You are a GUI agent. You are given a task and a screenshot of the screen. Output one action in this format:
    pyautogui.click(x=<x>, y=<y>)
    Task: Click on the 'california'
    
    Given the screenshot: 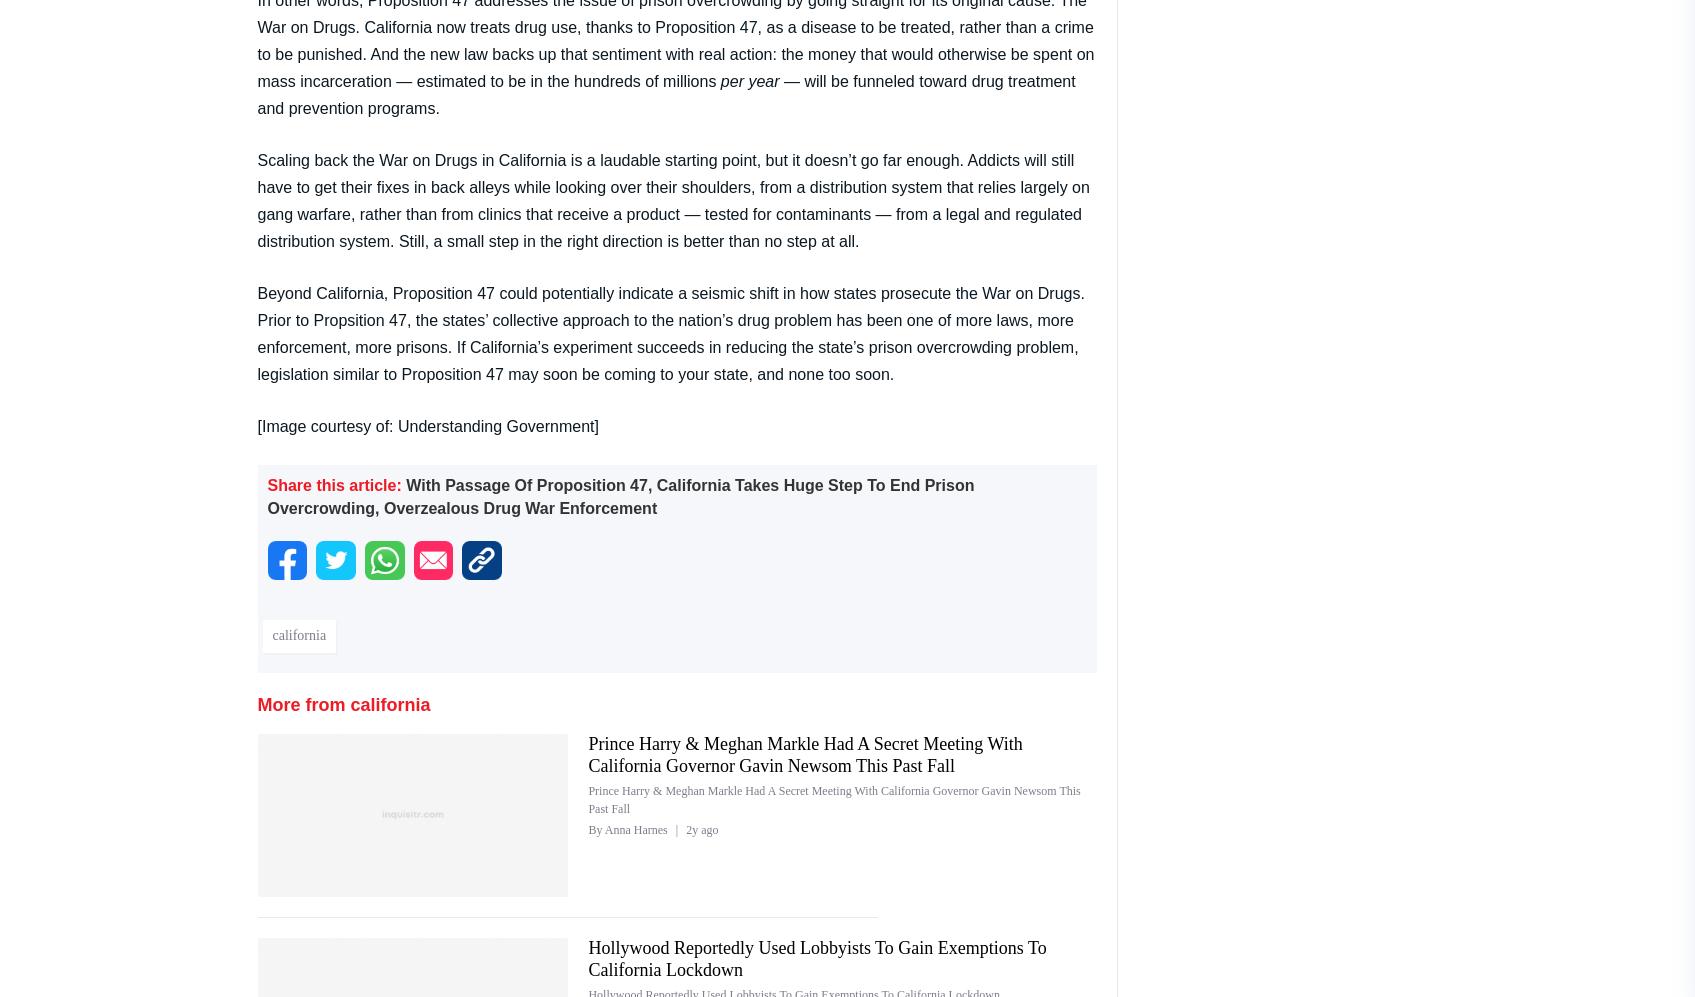 What is the action you would take?
    pyautogui.click(x=298, y=635)
    